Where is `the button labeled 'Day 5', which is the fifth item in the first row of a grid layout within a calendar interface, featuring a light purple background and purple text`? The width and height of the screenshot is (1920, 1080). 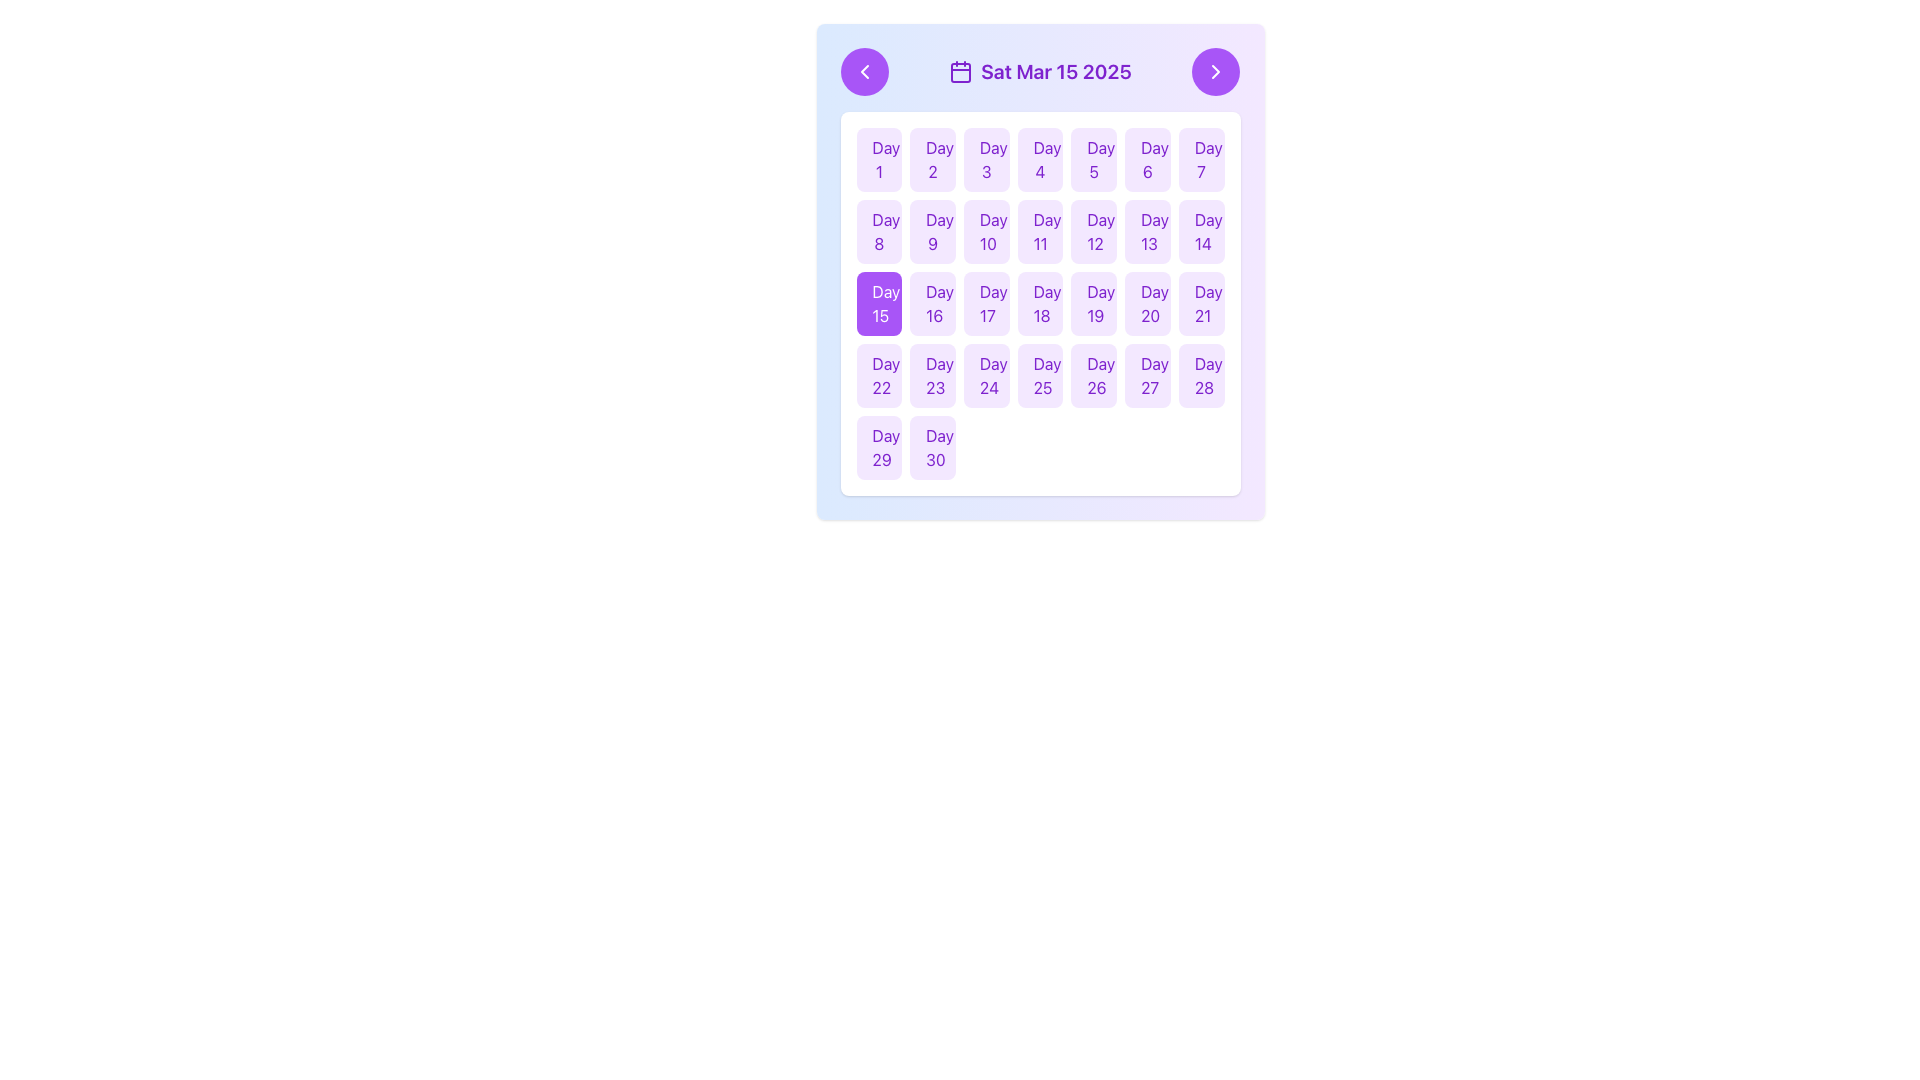 the button labeled 'Day 5', which is the fifth item in the first row of a grid layout within a calendar interface, featuring a light purple background and purple text is located at coordinates (1093, 158).